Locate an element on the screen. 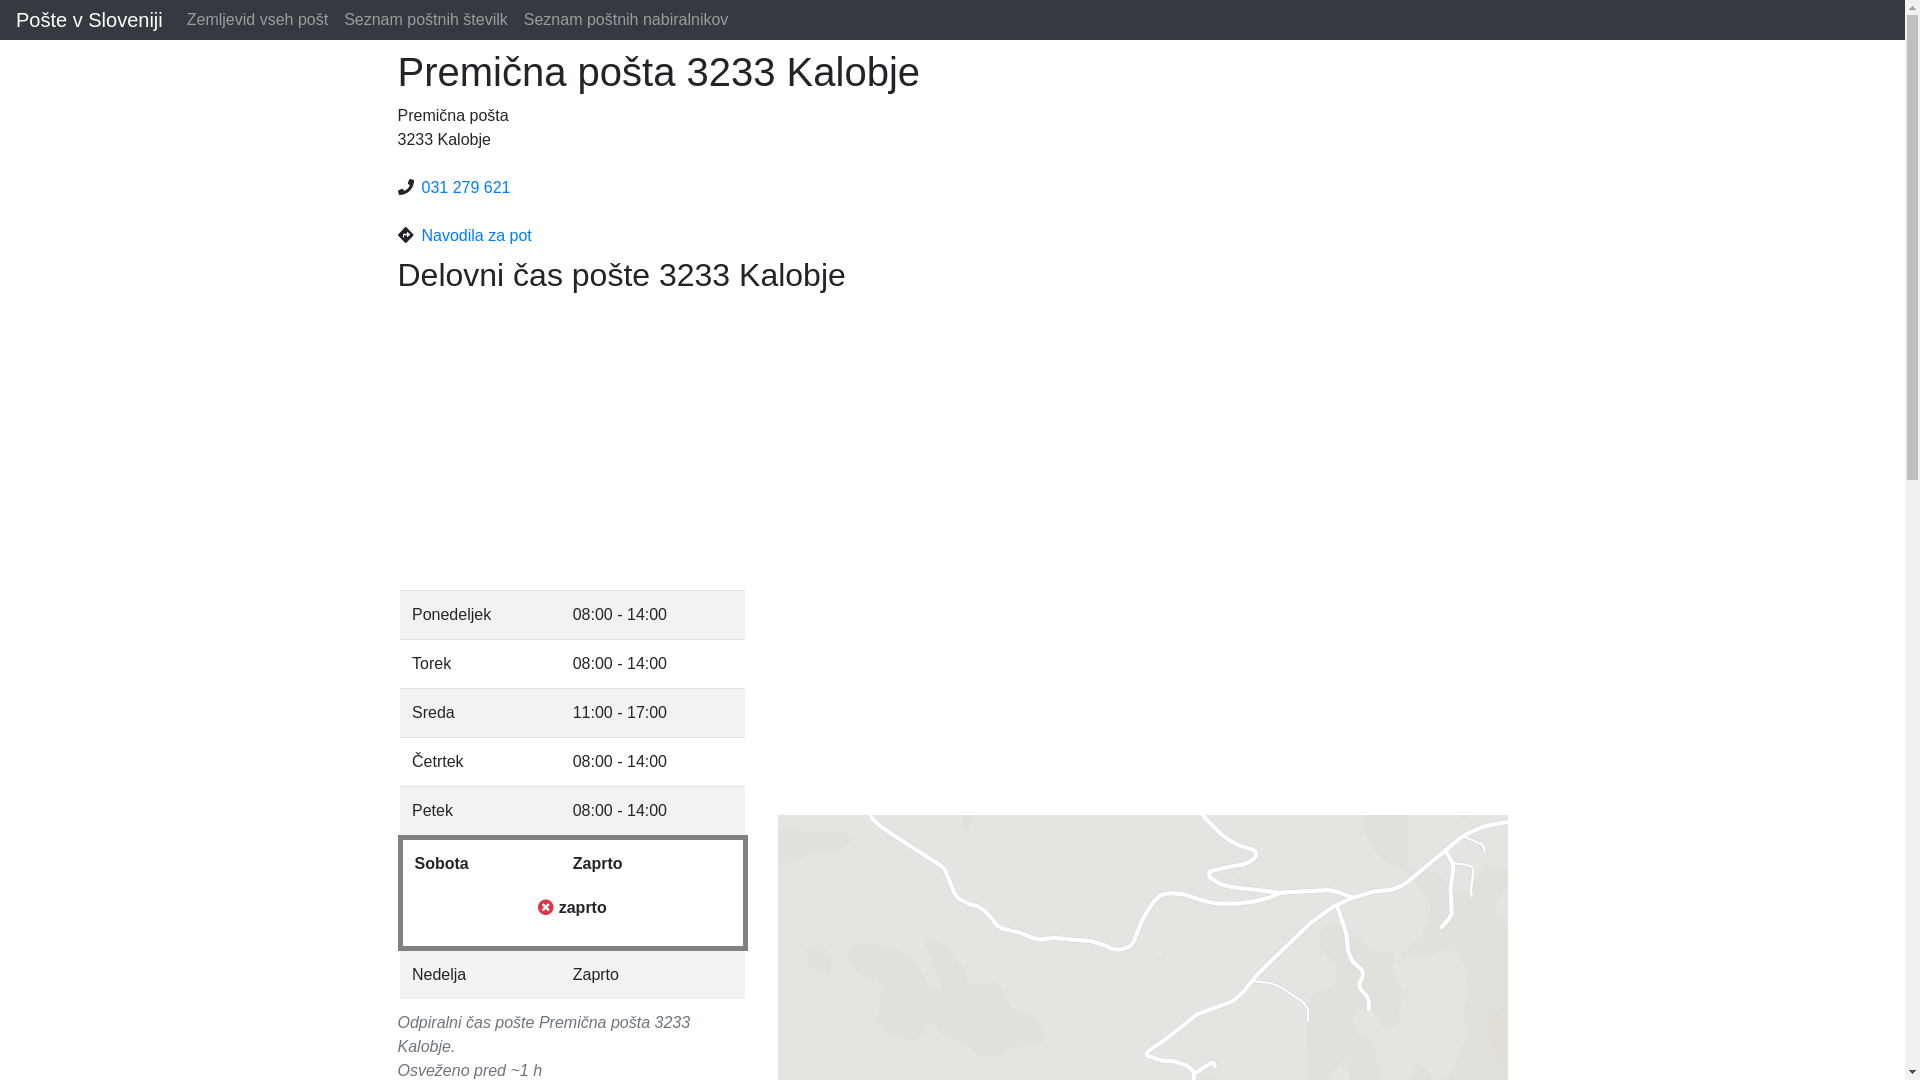 The width and height of the screenshot is (1920, 1080). 'Navodila za pot' is located at coordinates (421, 234).